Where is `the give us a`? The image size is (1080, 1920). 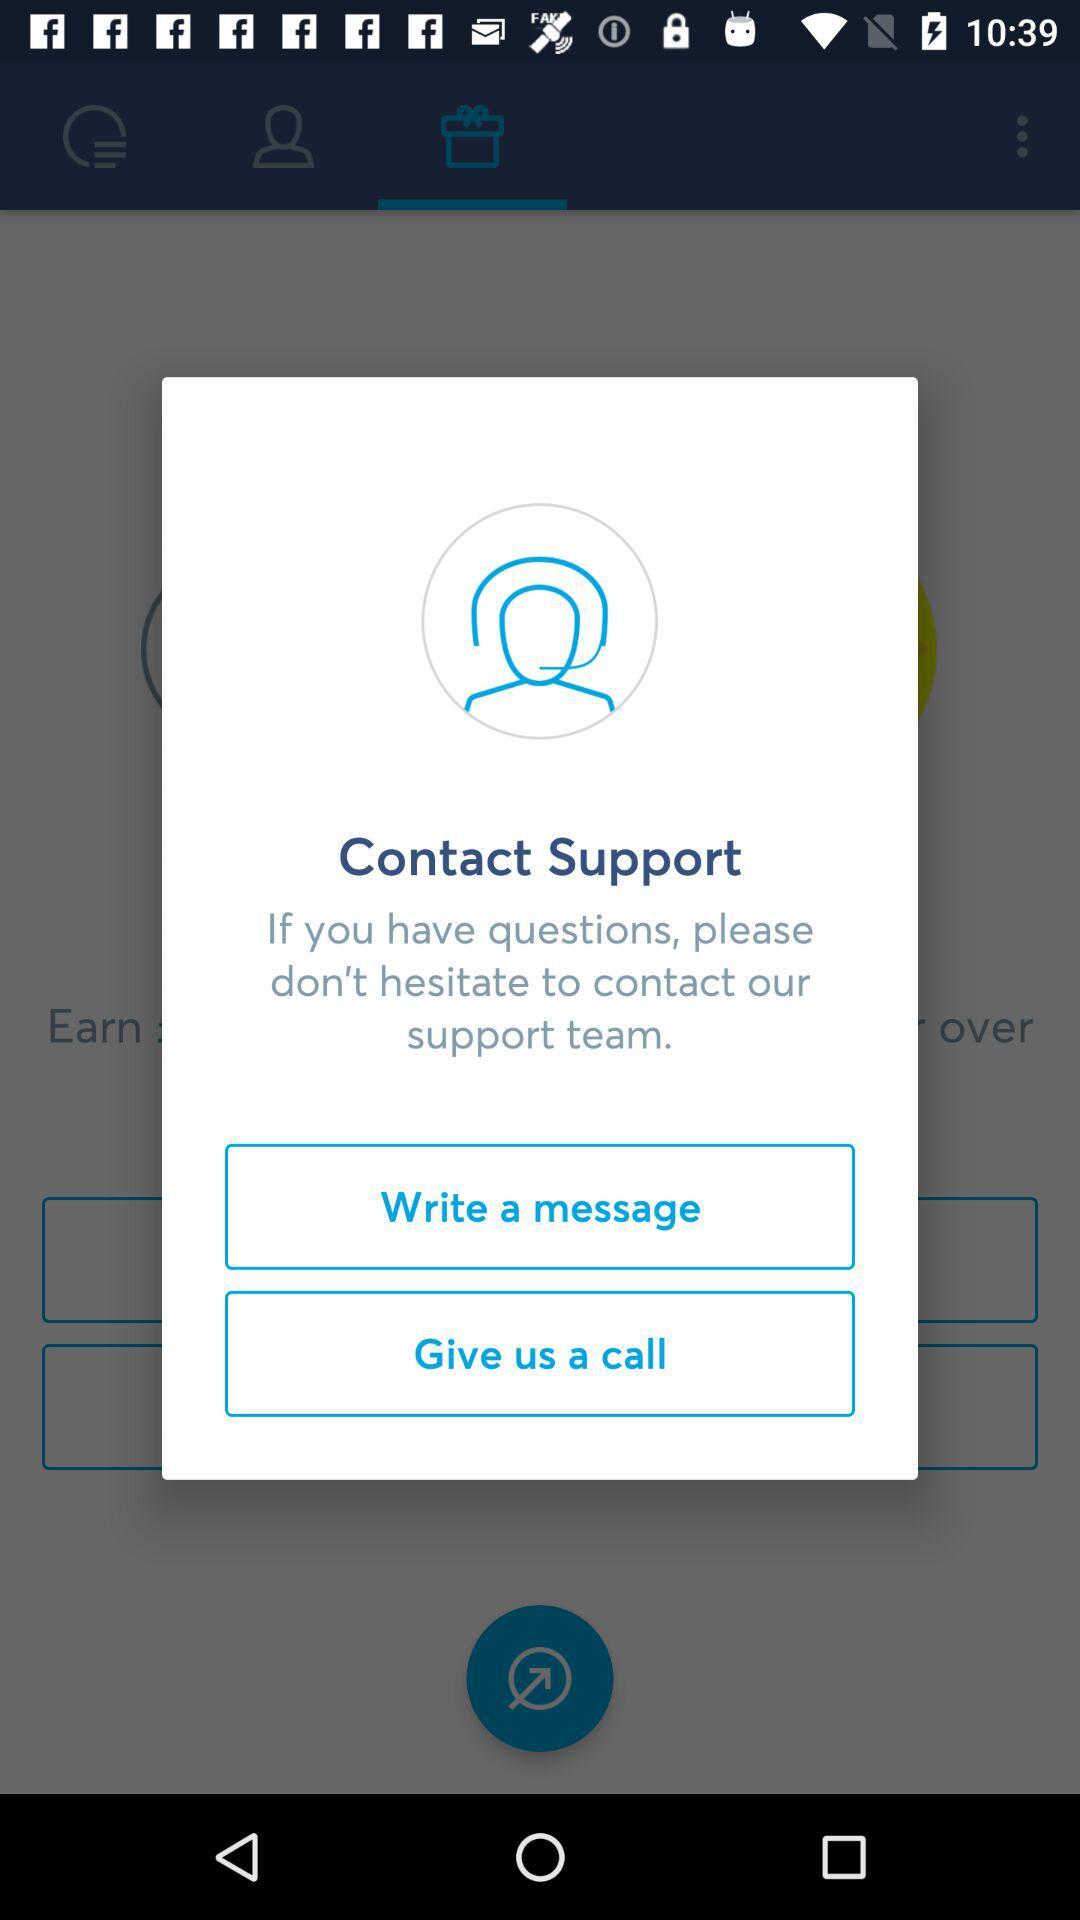 the give us a is located at coordinates (540, 1353).